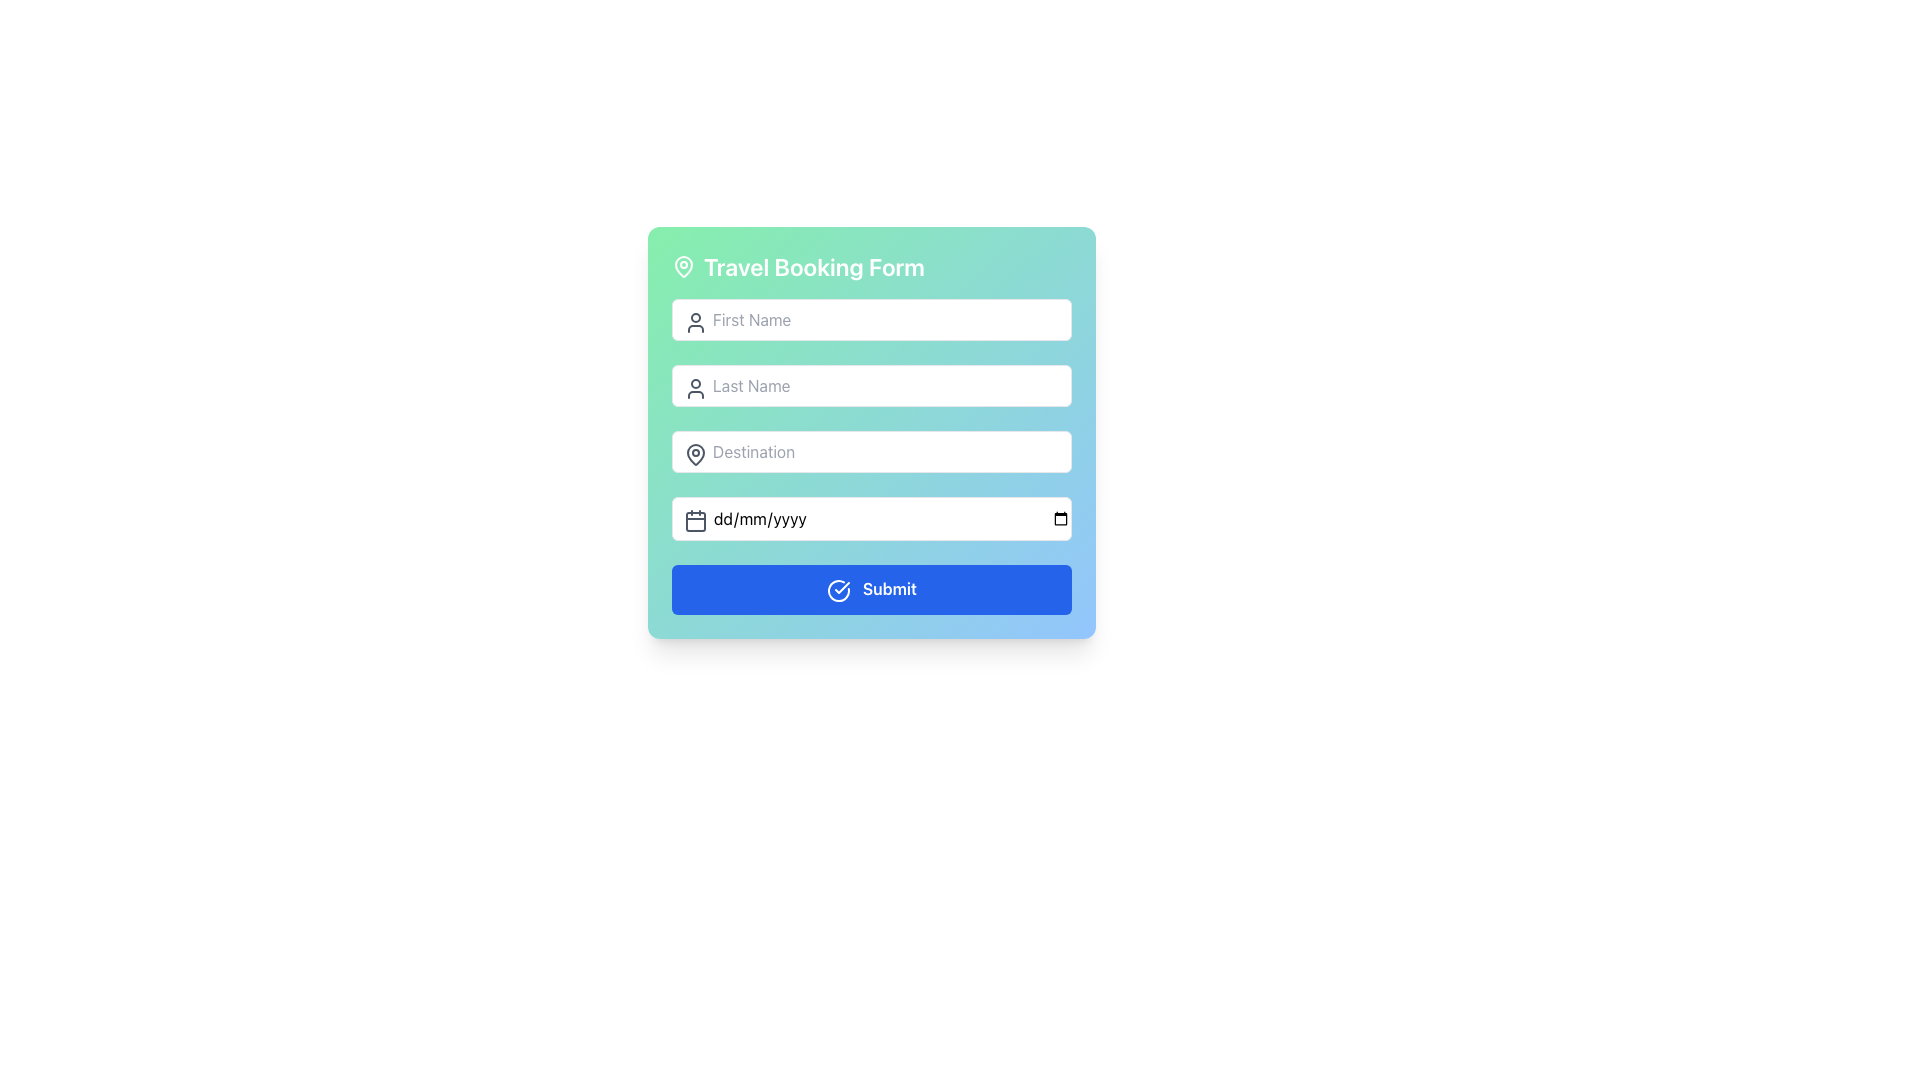 The height and width of the screenshot is (1080, 1920). What do you see at coordinates (696, 519) in the screenshot?
I see `the decorative date selection icon located to the left of the date input field, which is aligned with the placeholder text 'dd/mm/yyyy' in the fourth input row of the form` at bounding box center [696, 519].